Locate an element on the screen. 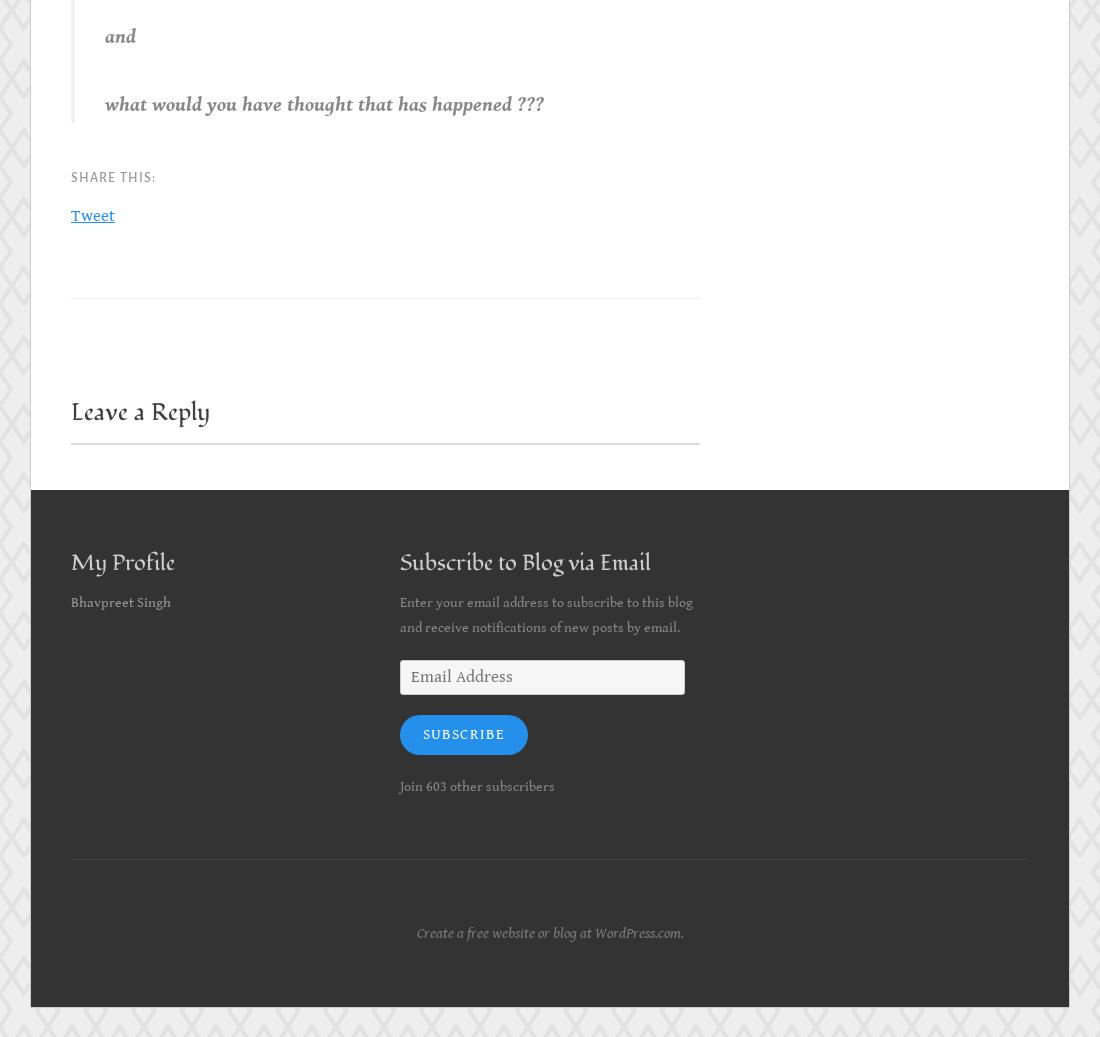 The width and height of the screenshot is (1100, 1037). 'what would you have thought that has happened ???' is located at coordinates (323, 103).